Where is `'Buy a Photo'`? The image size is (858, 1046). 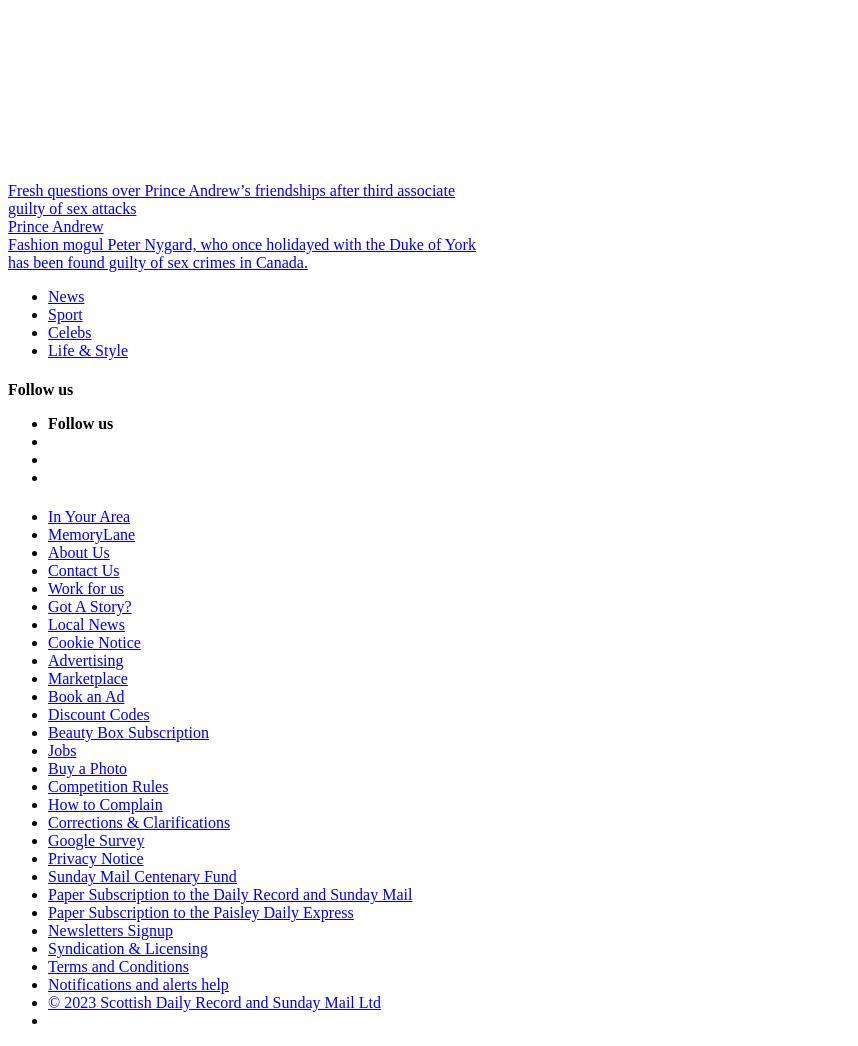 'Buy a Photo' is located at coordinates (87, 767).